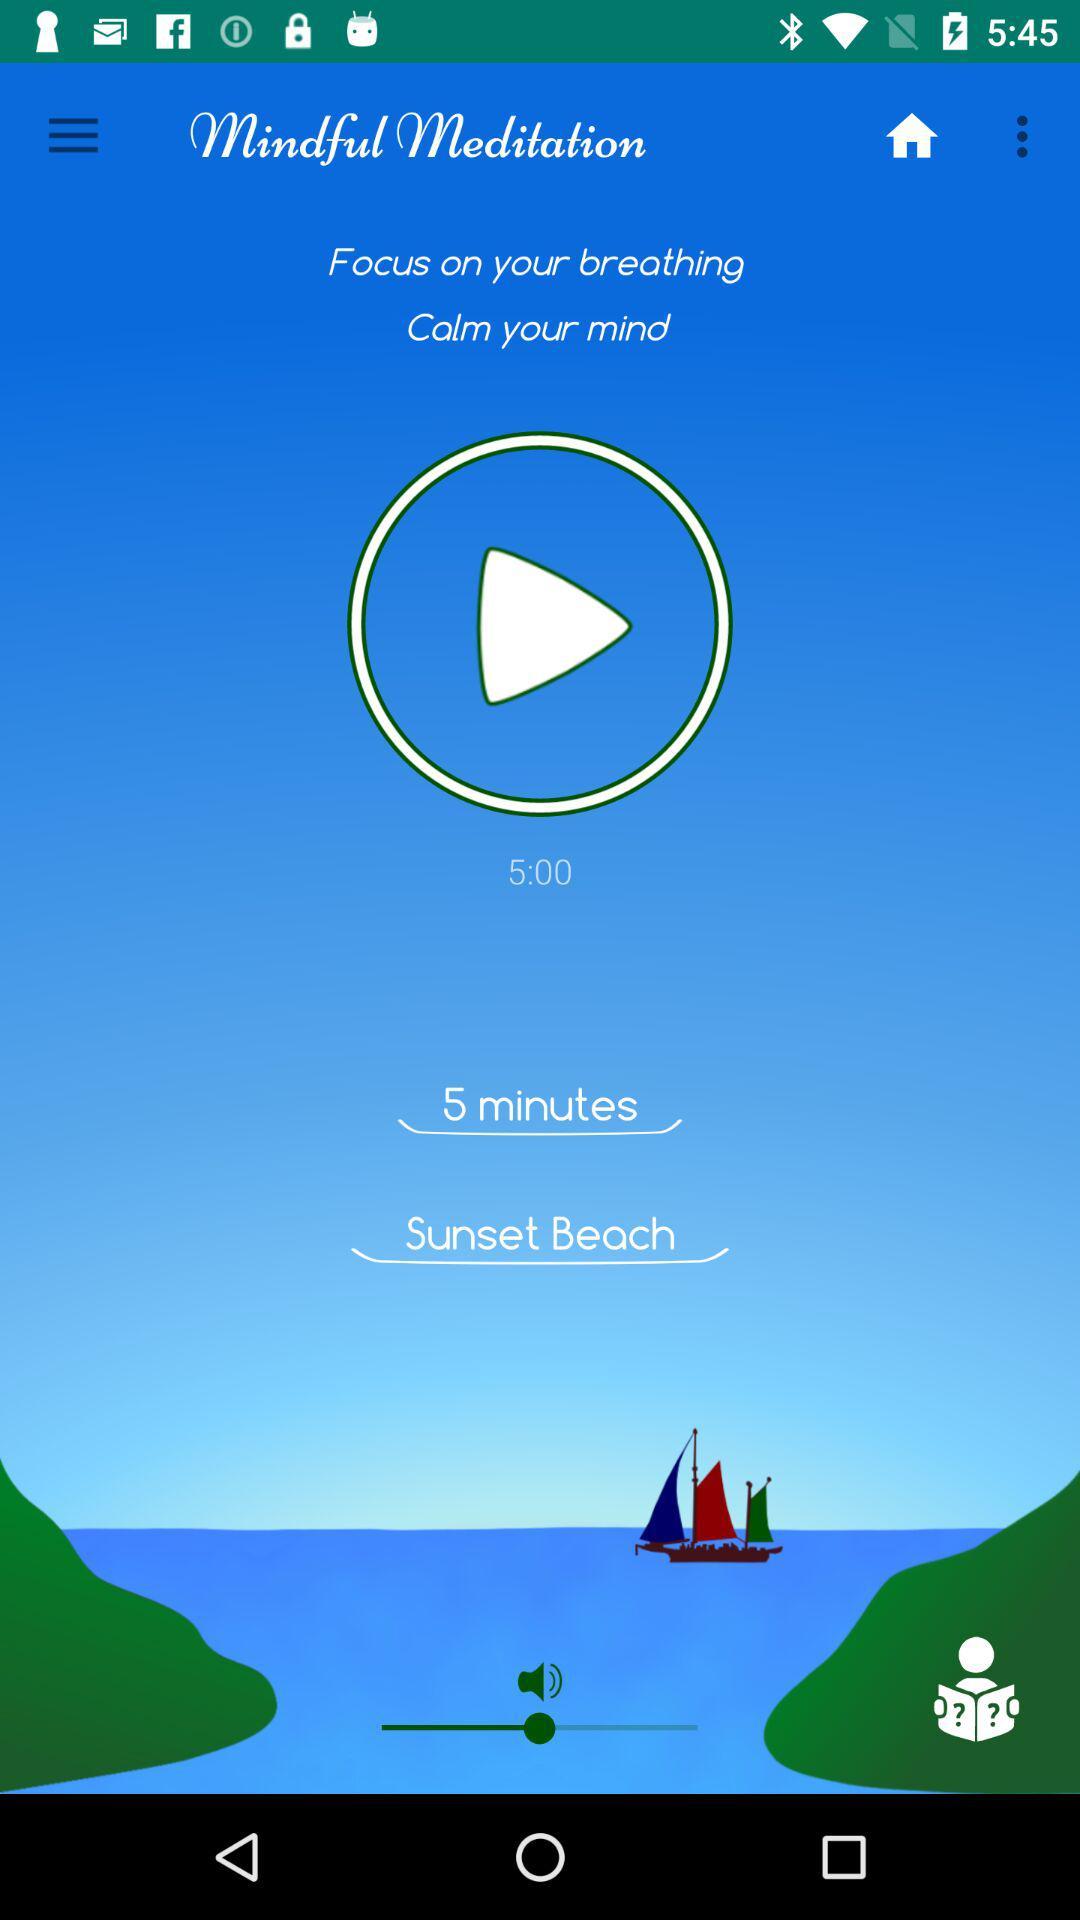 The image size is (1080, 1920). Describe the element at coordinates (72, 135) in the screenshot. I see `icon at the top left corner` at that location.